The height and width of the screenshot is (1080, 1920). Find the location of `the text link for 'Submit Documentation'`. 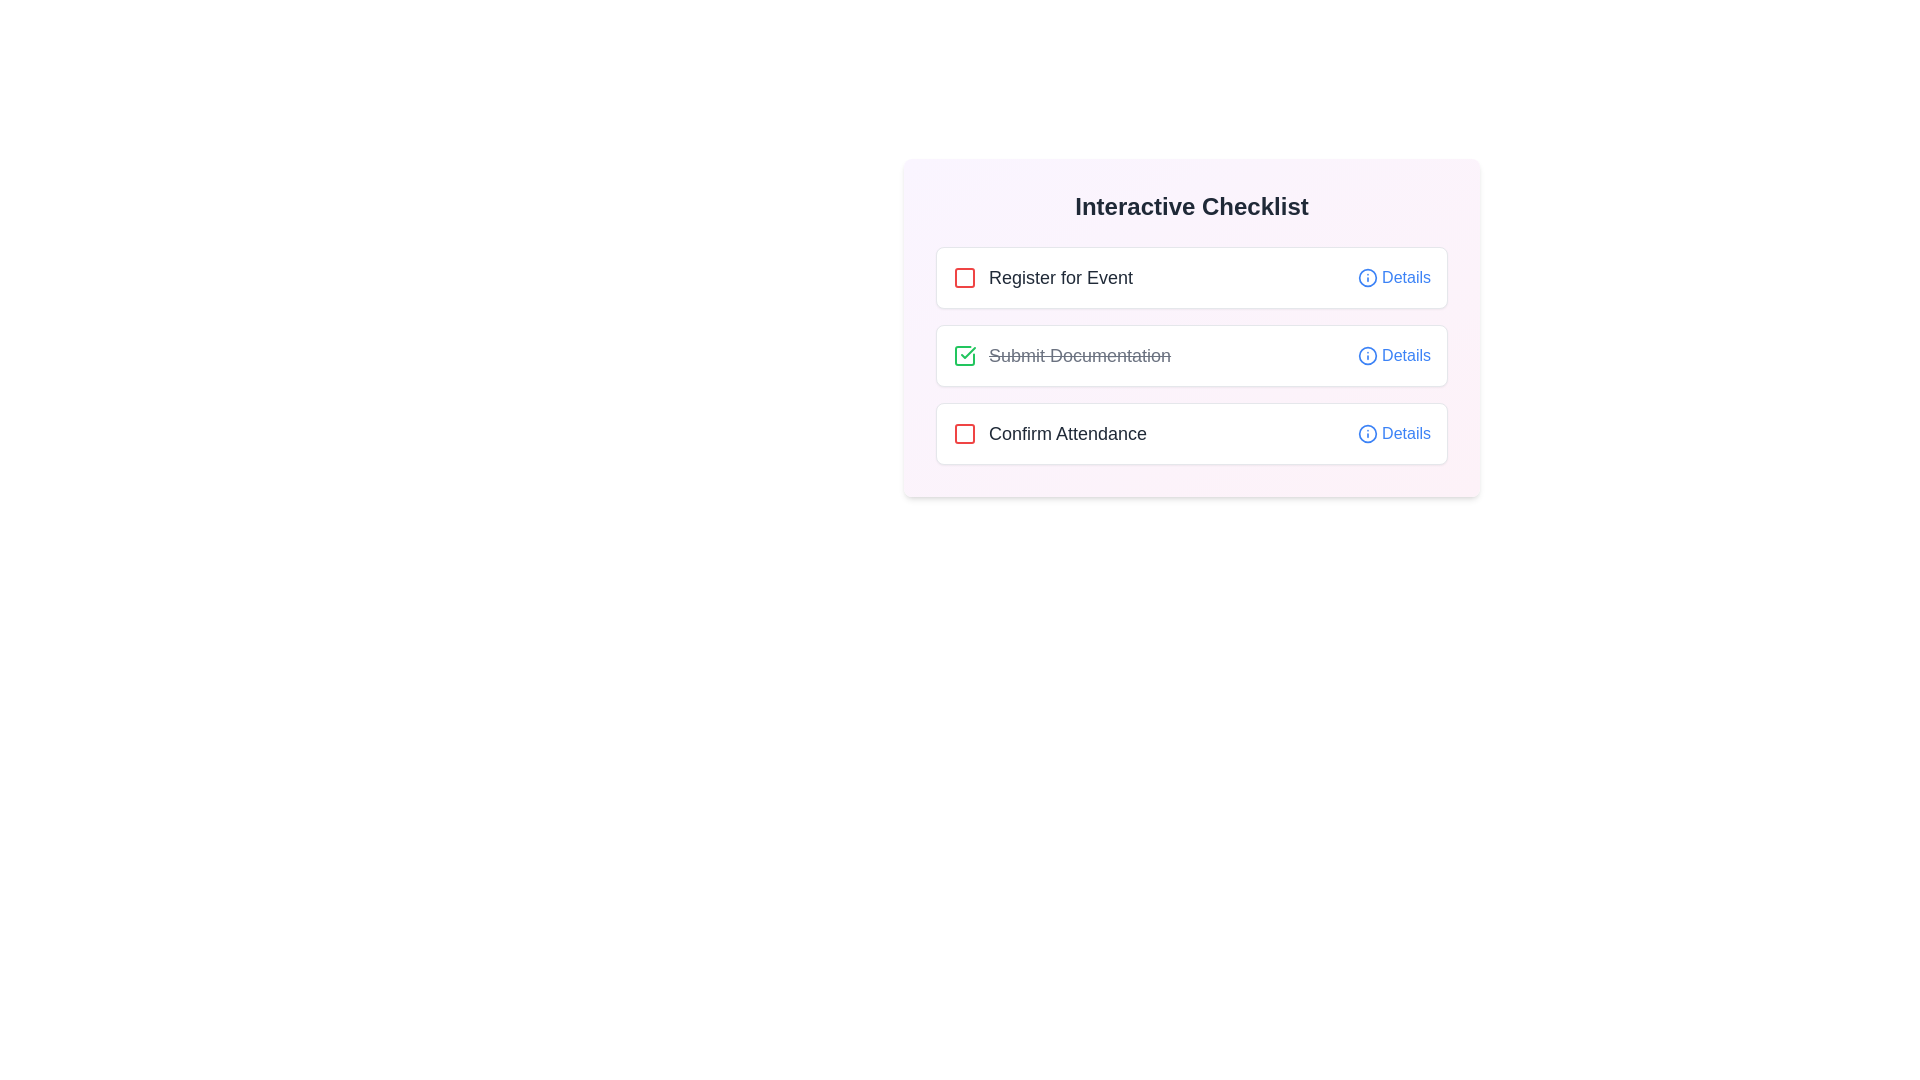

the text link for 'Submit Documentation' is located at coordinates (1405, 354).